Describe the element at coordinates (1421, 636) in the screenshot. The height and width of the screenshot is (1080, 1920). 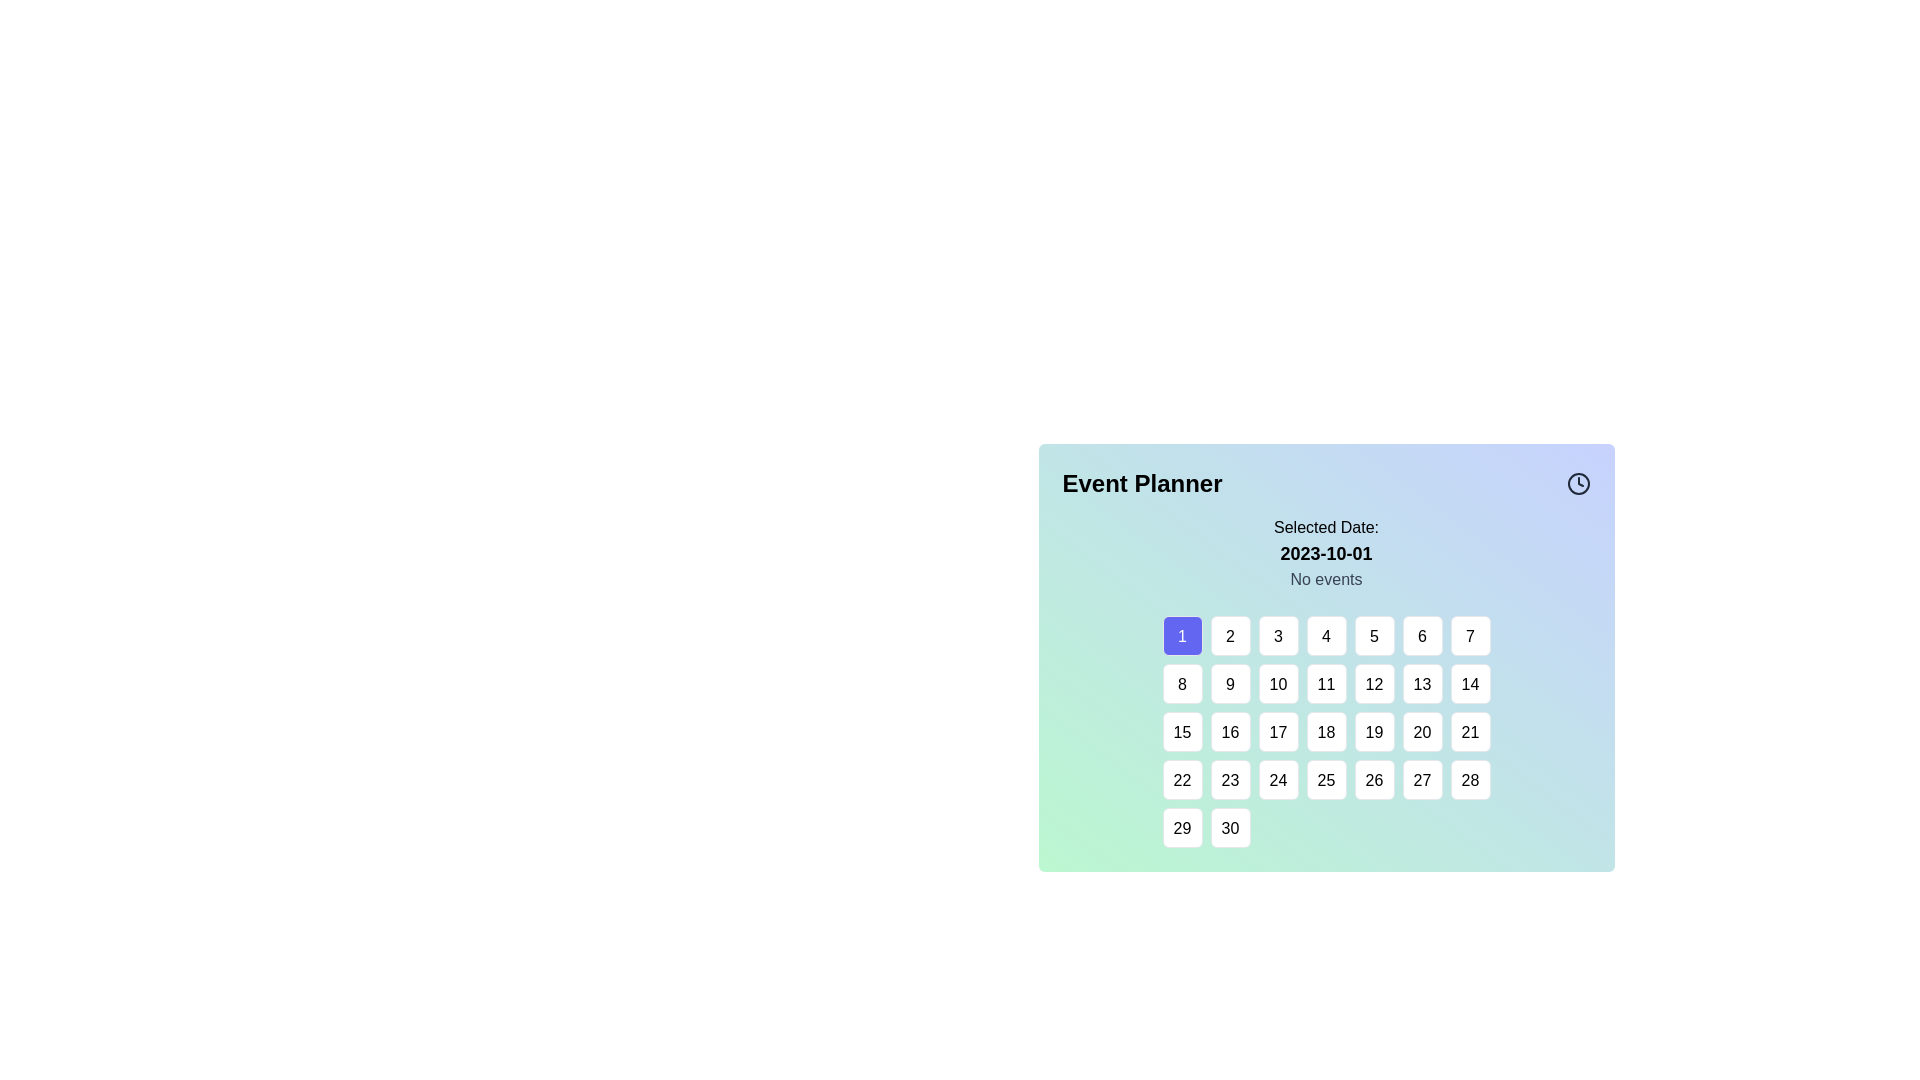
I see `the selectable day button in the calendar interface, which is the sixth item in the top row of the grid, to change its background` at that location.